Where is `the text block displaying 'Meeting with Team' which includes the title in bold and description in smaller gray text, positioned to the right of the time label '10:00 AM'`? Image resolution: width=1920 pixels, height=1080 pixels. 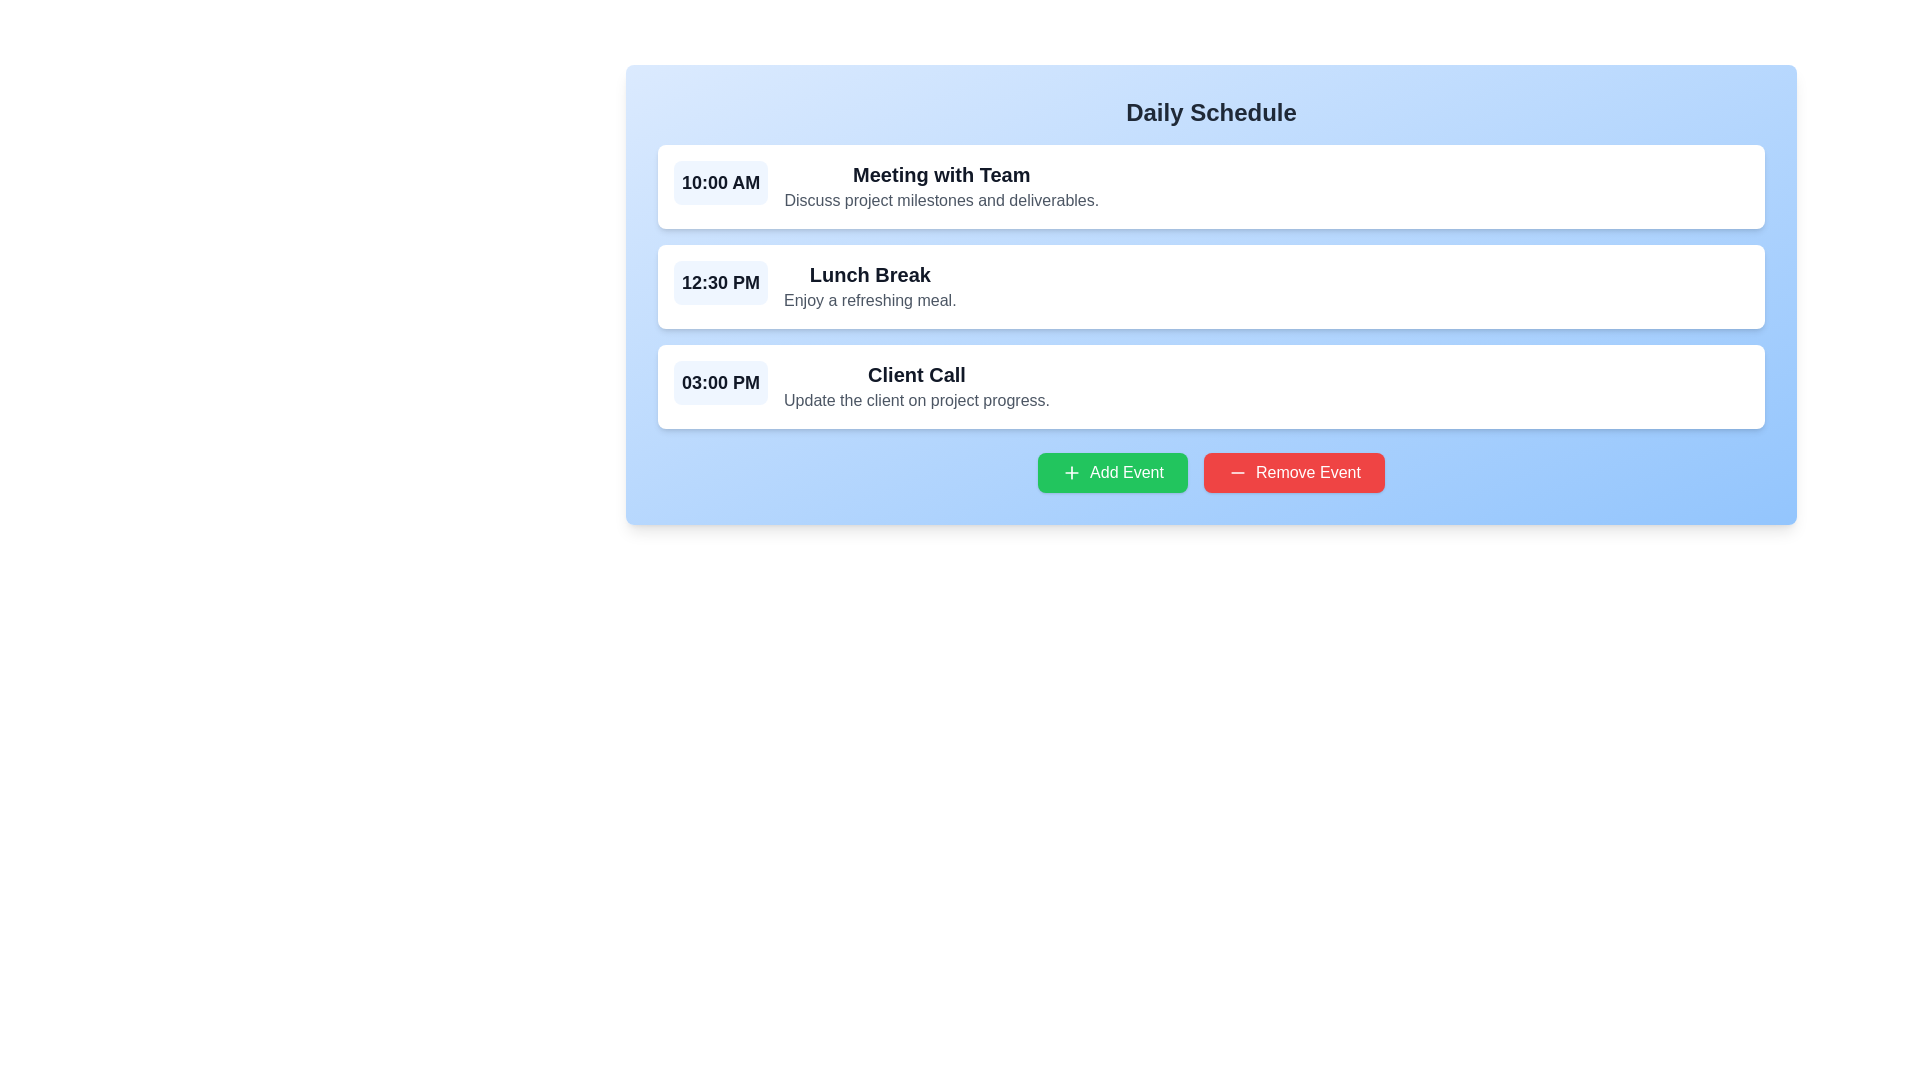 the text block displaying 'Meeting with Team' which includes the title in bold and description in smaller gray text, positioned to the right of the time label '10:00 AM' is located at coordinates (940, 186).